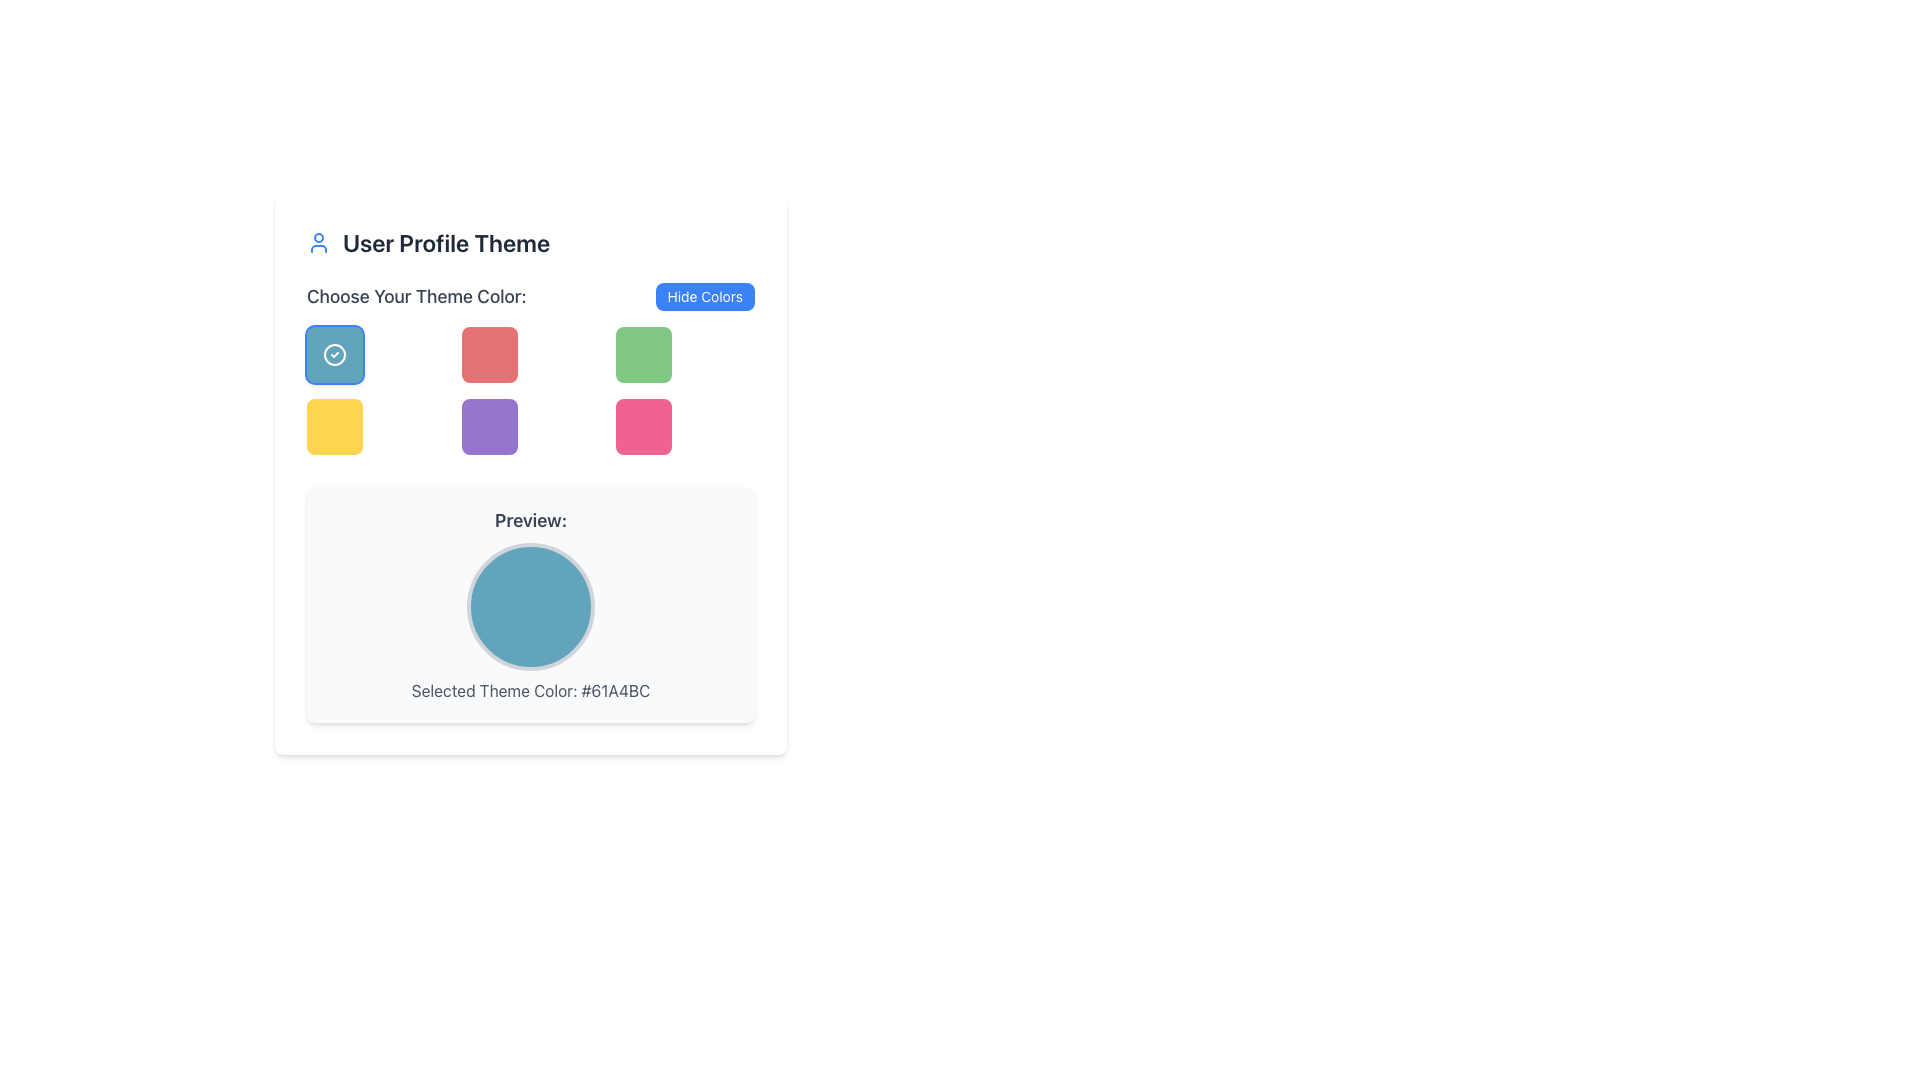 The image size is (1920, 1080). What do you see at coordinates (644, 426) in the screenshot?
I see `the interactive color selection box located in the bottom-right corner of a 3x3 grid, which allows users to select a pink theme for their user profile` at bounding box center [644, 426].